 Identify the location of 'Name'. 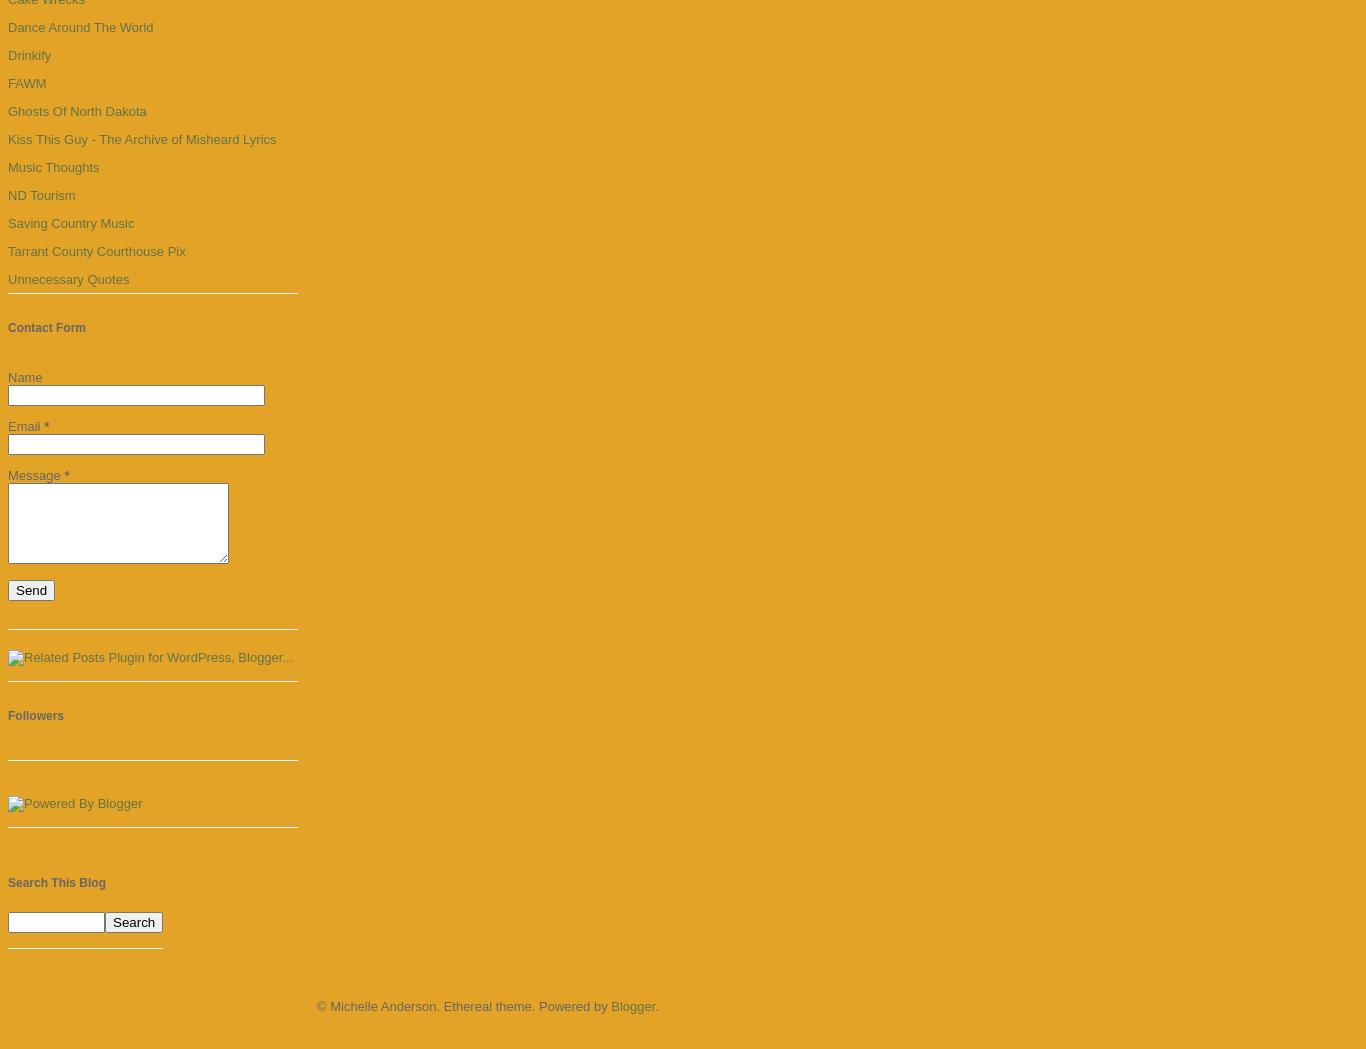
(24, 377).